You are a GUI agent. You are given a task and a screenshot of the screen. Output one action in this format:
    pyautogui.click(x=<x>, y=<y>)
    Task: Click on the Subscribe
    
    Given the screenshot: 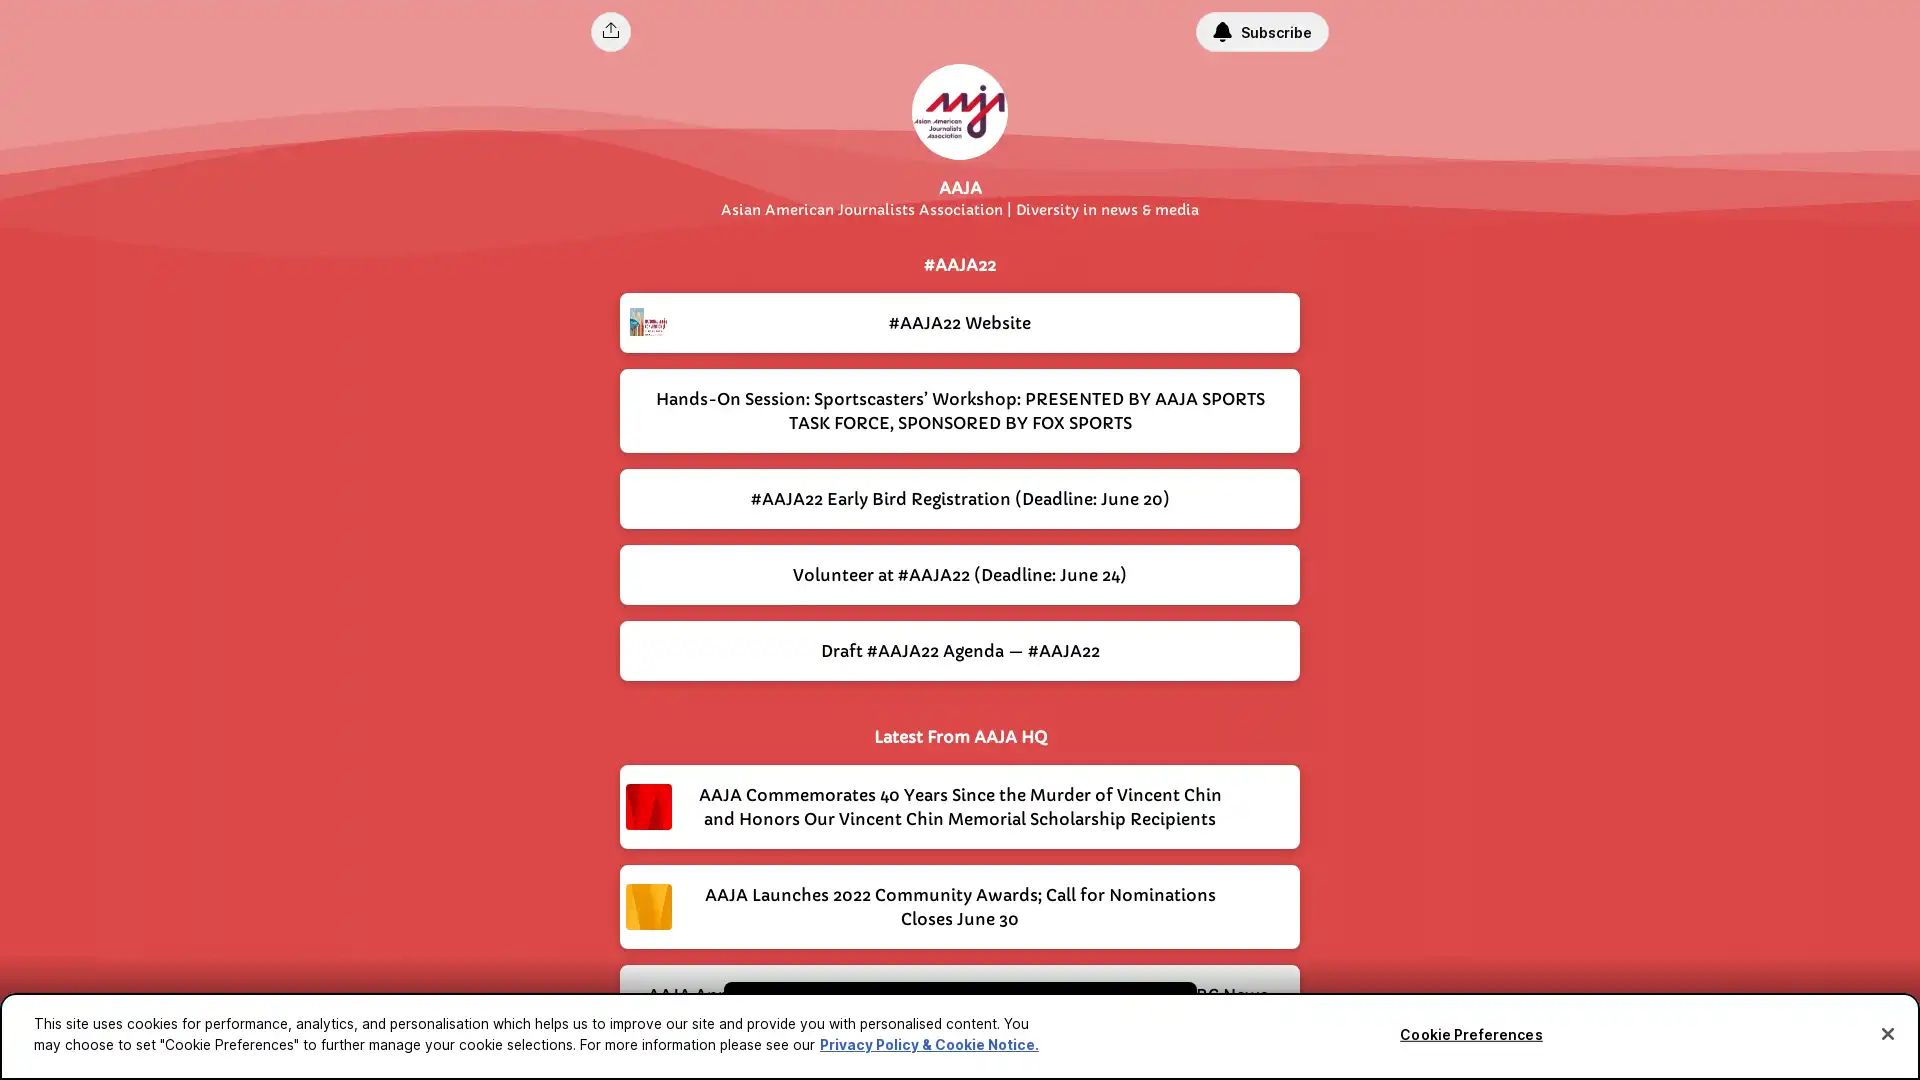 What is the action you would take?
    pyautogui.click(x=1261, y=31)
    